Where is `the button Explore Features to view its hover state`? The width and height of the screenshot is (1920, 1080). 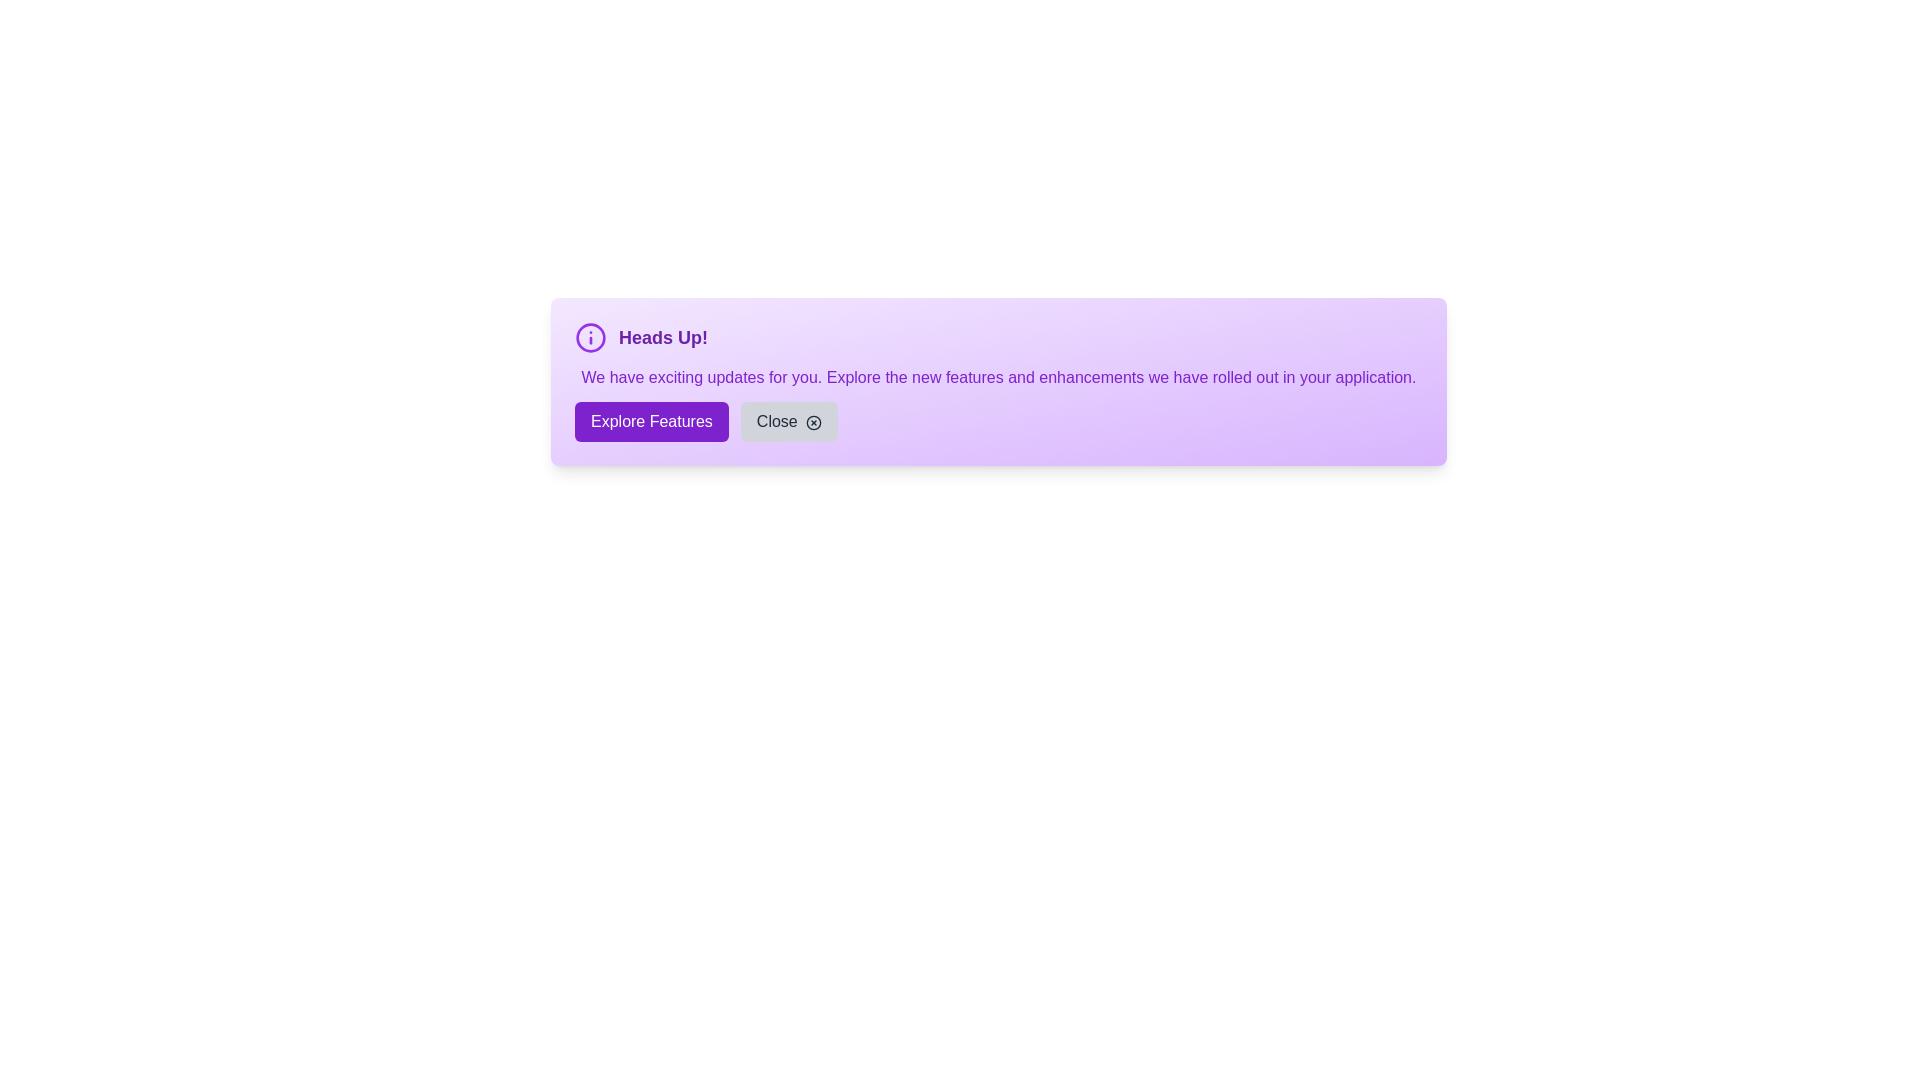 the button Explore Features to view its hover state is located at coordinates (651, 420).